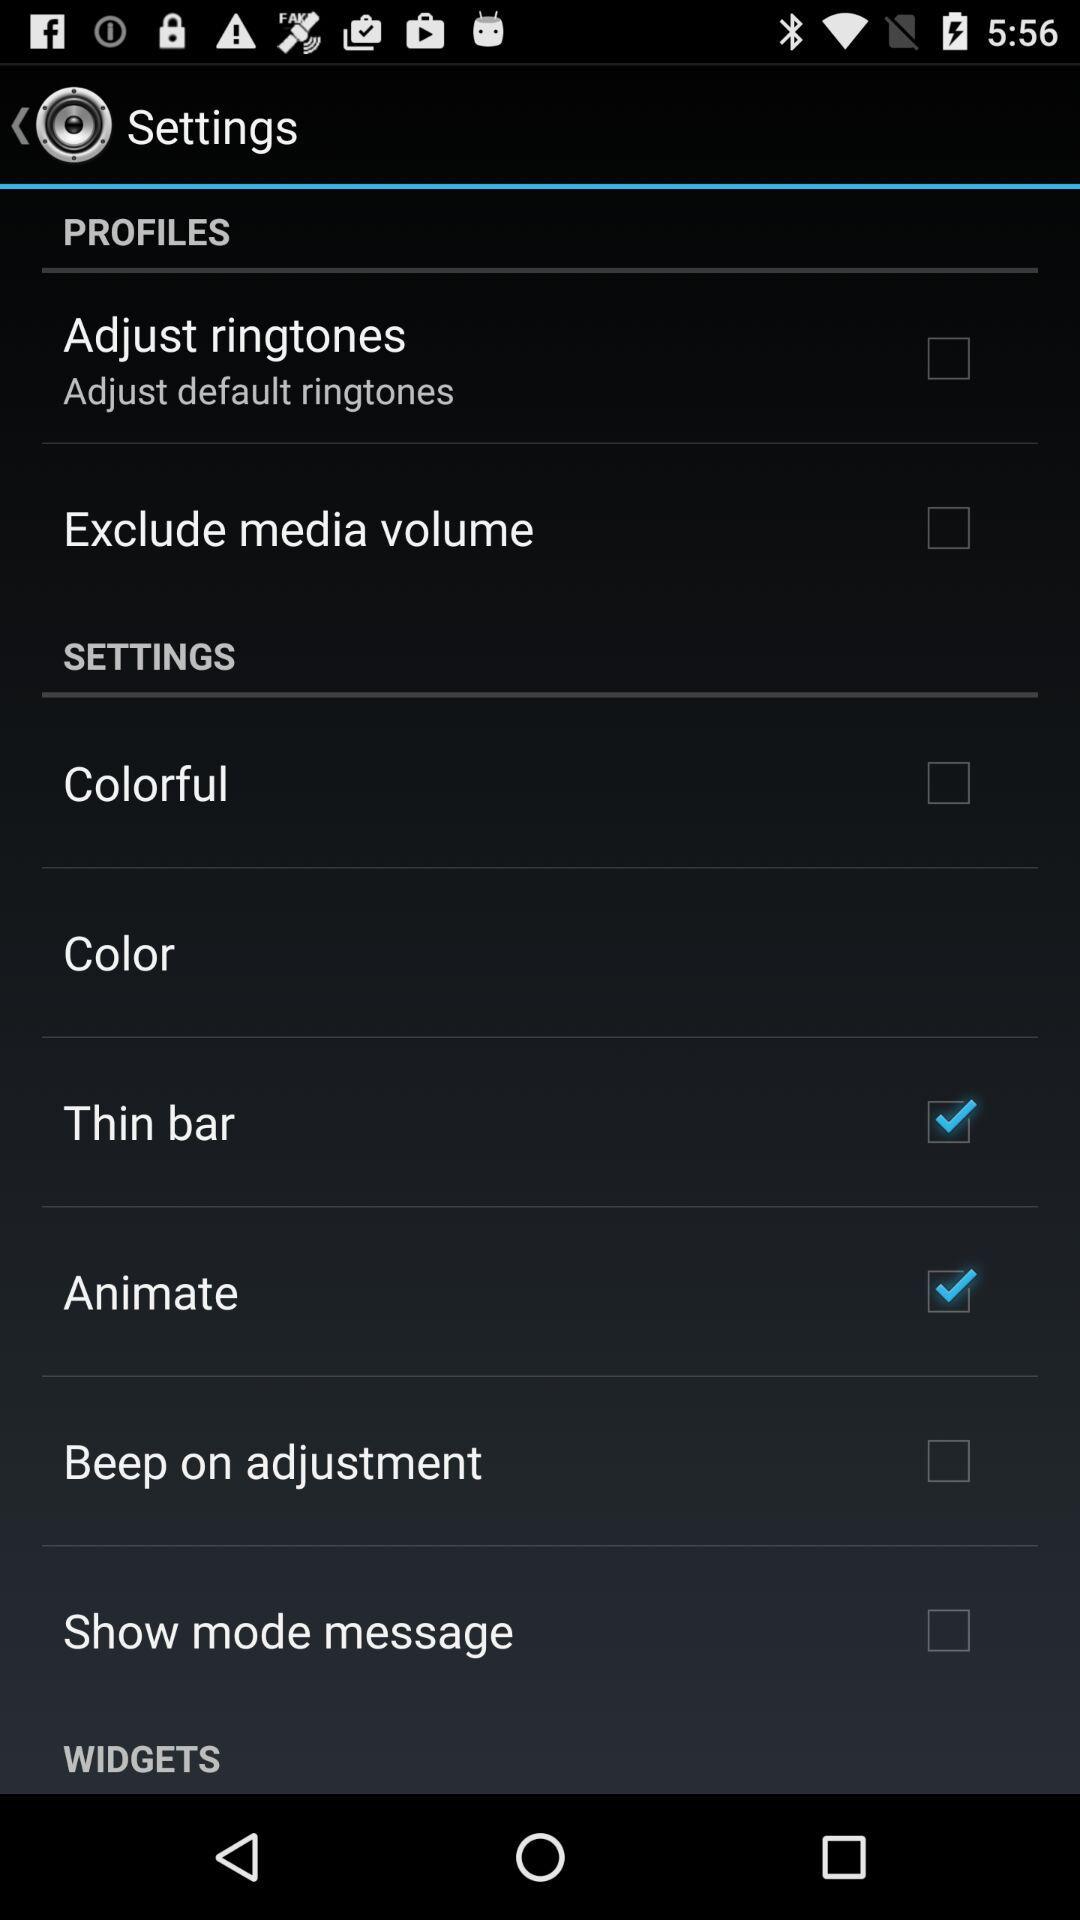  Describe the element at coordinates (288, 1630) in the screenshot. I see `the show mode message app` at that location.